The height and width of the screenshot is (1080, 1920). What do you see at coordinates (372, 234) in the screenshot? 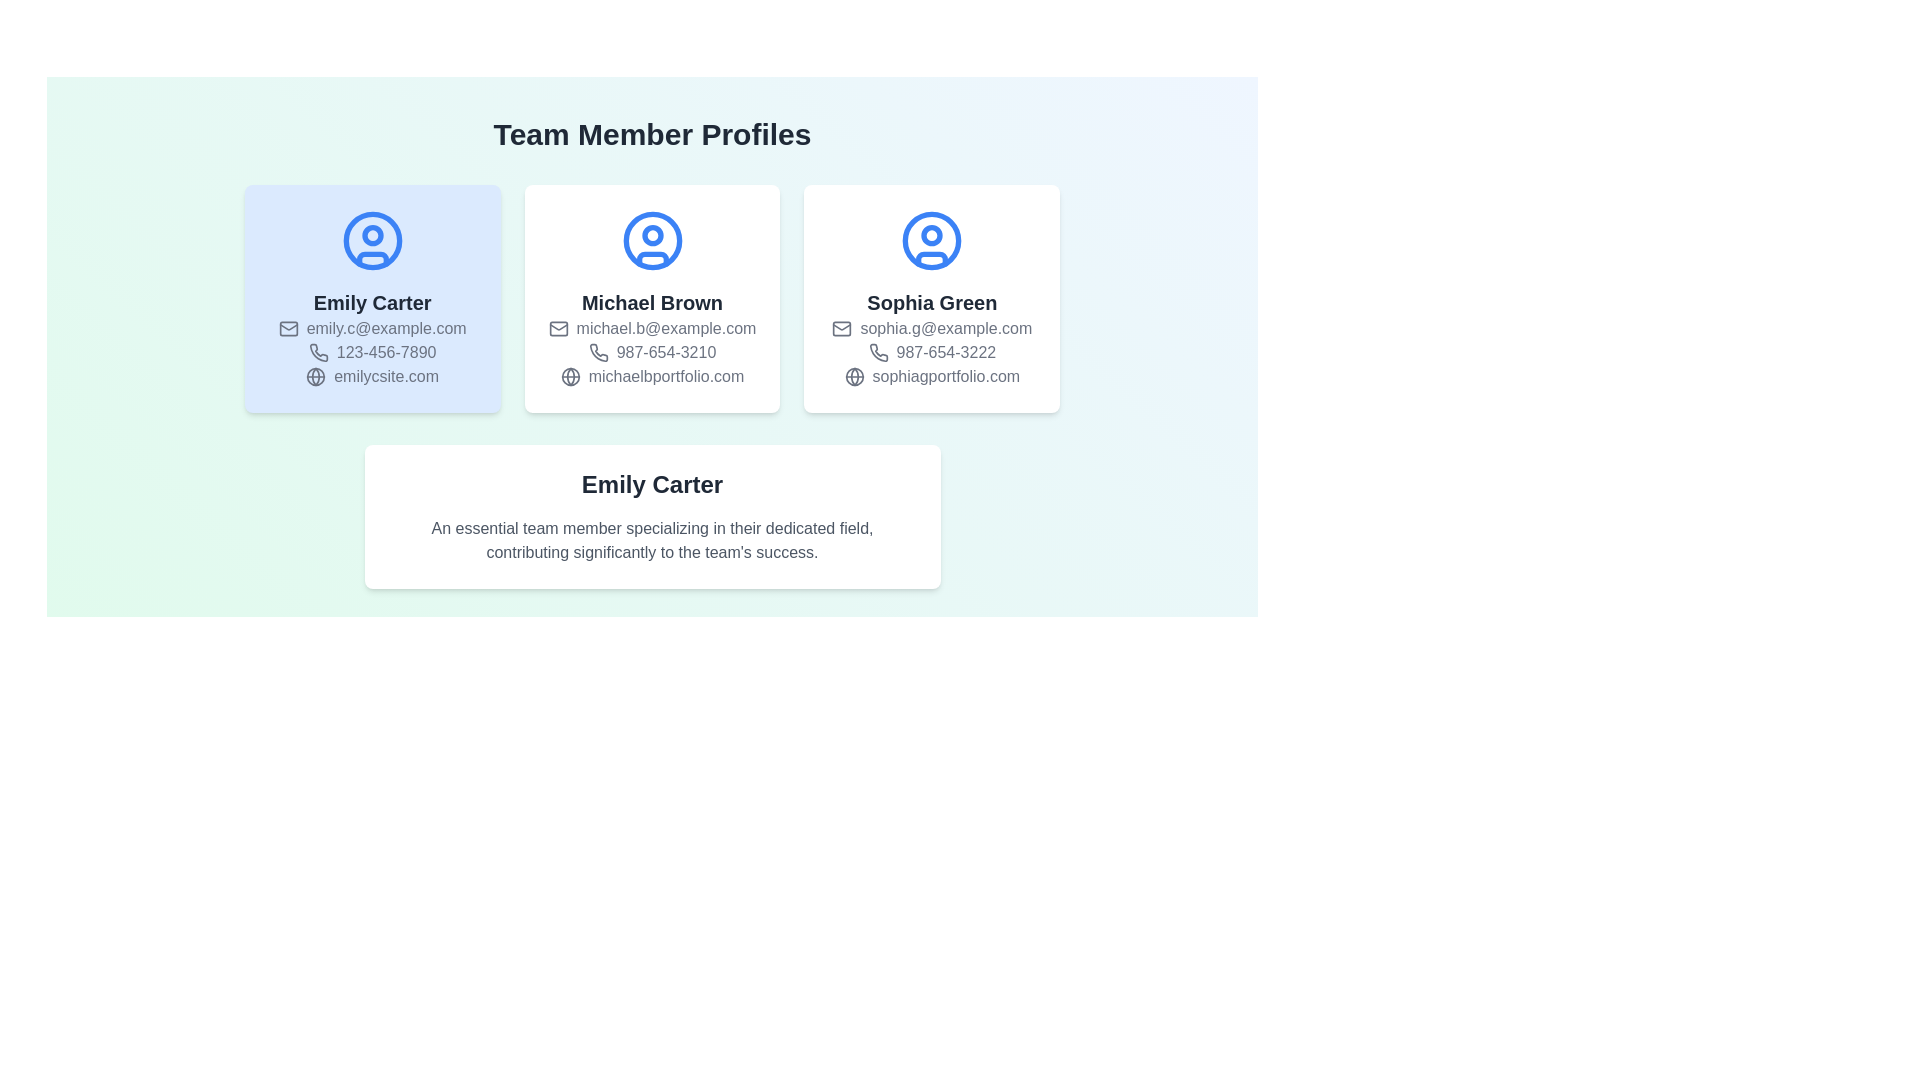
I see `the small circle that serves as a graphical decoration within the head portion of the user avatar icon in the profile card titled 'Emily Carter'` at bounding box center [372, 234].